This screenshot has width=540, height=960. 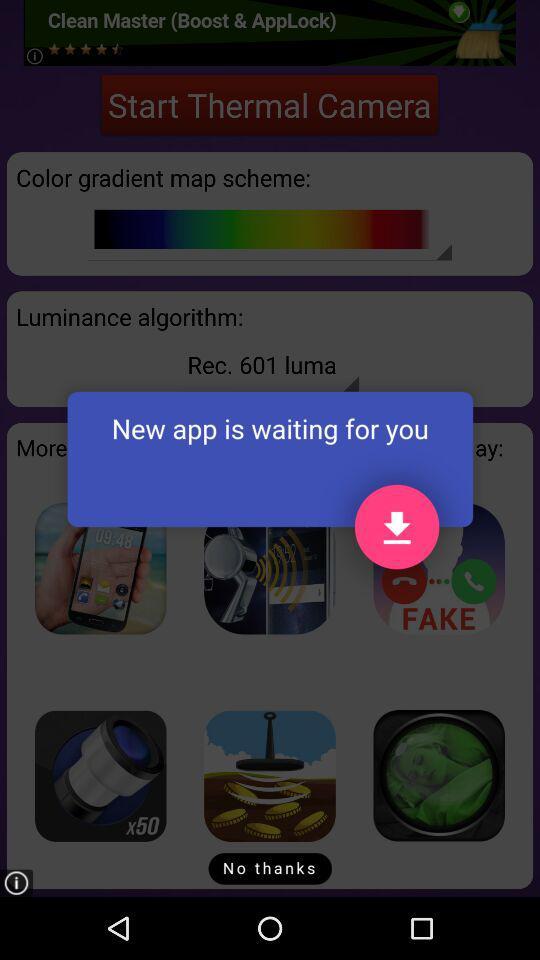 I want to click on click advertisement, so click(x=99, y=568).